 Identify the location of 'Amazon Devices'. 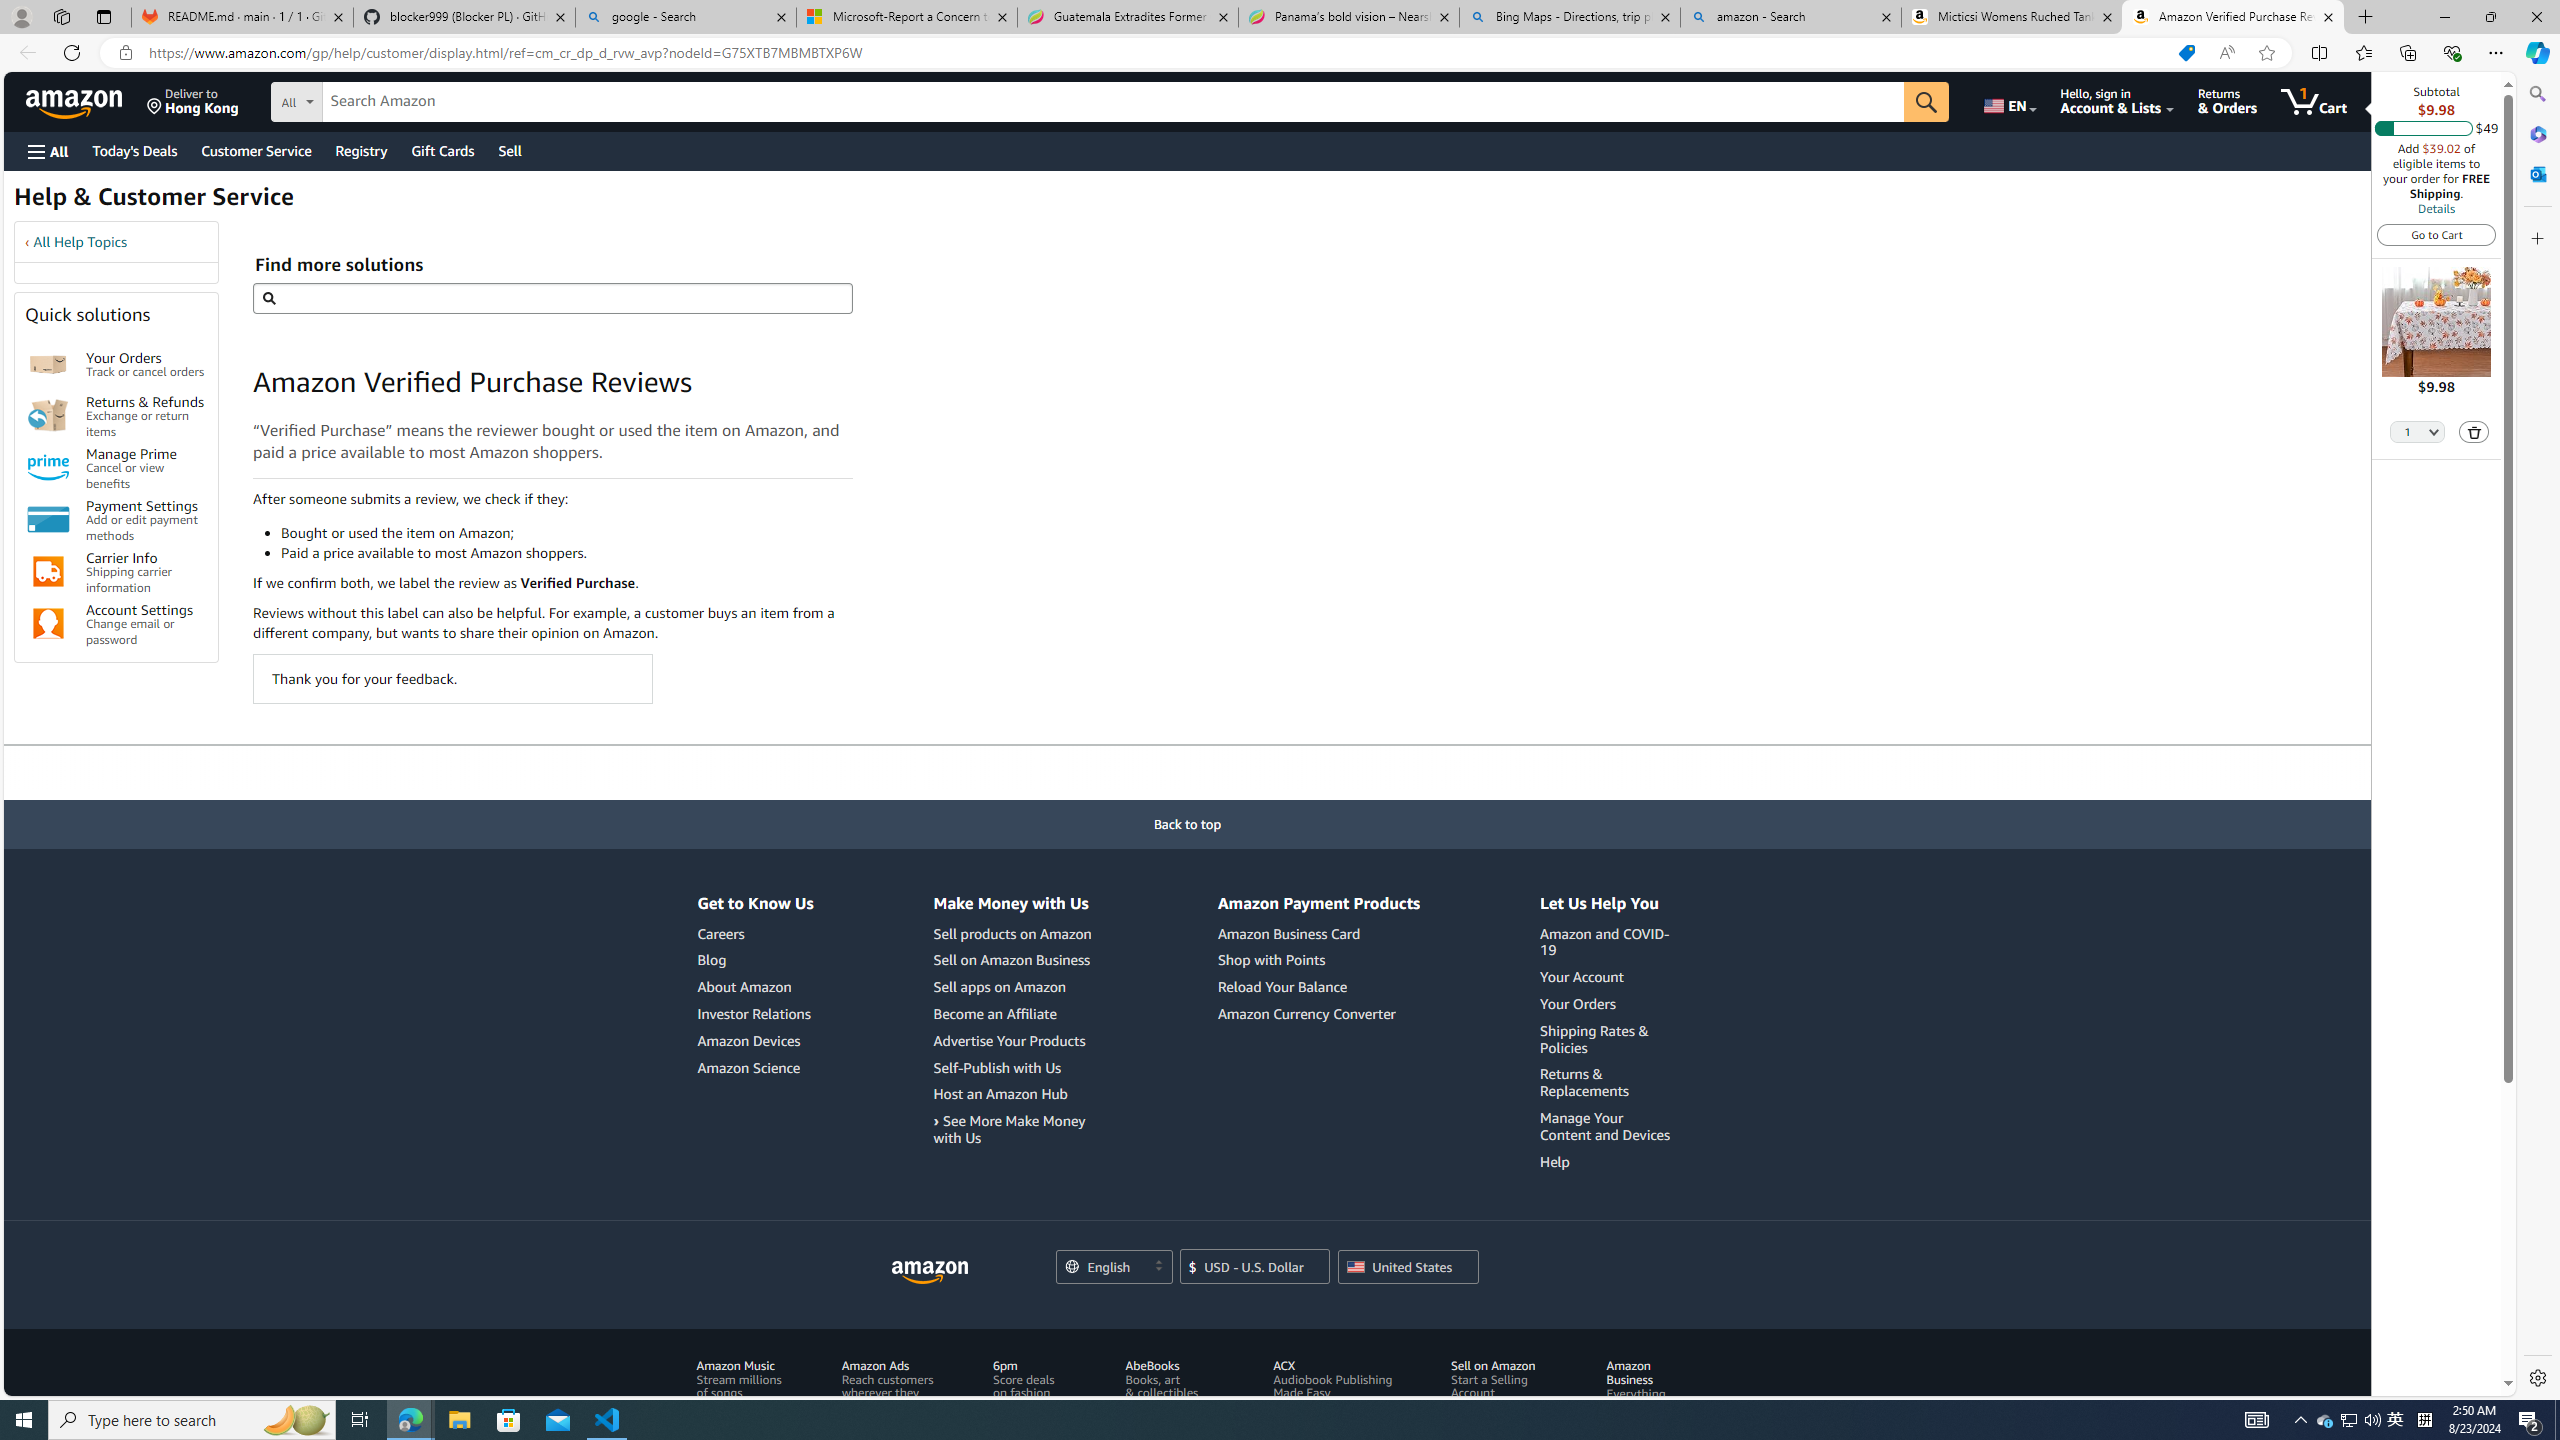
(747, 1039).